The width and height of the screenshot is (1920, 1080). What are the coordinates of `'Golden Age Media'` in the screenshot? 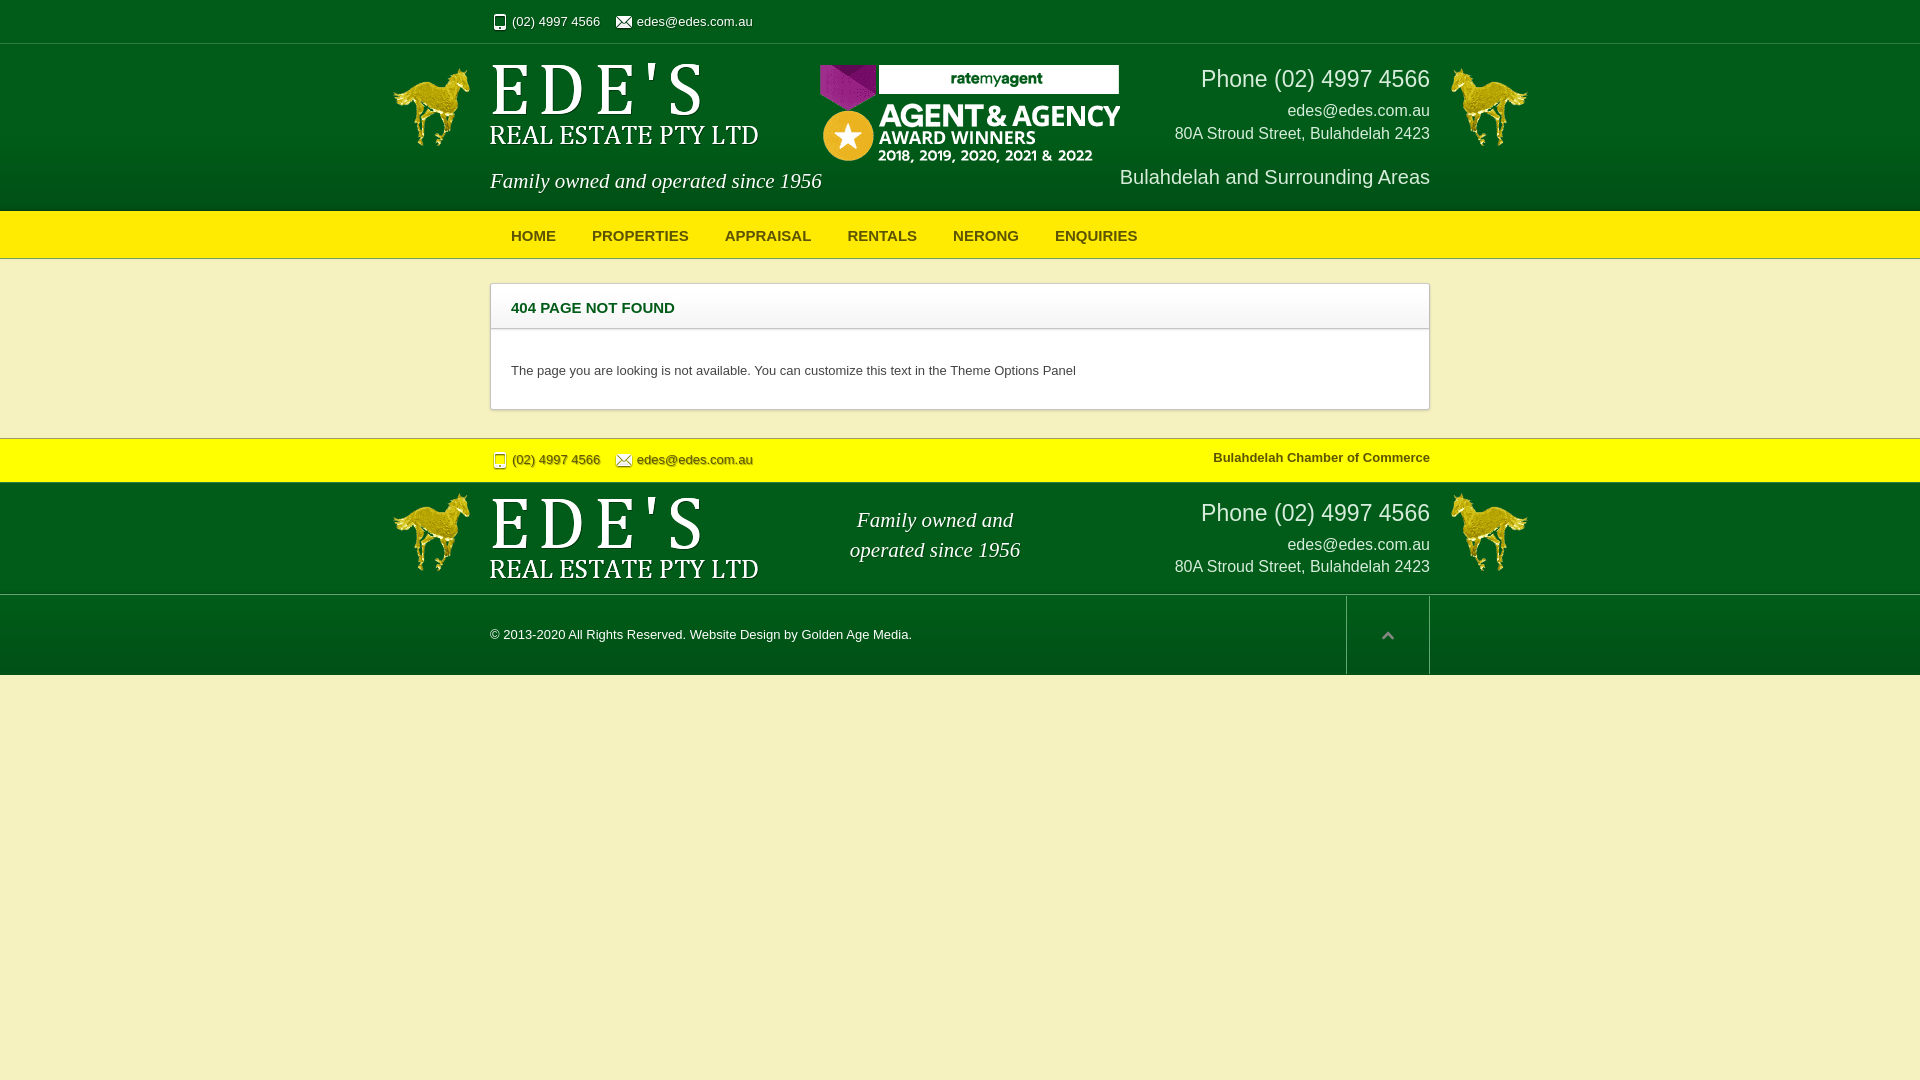 It's located at (854, 634).